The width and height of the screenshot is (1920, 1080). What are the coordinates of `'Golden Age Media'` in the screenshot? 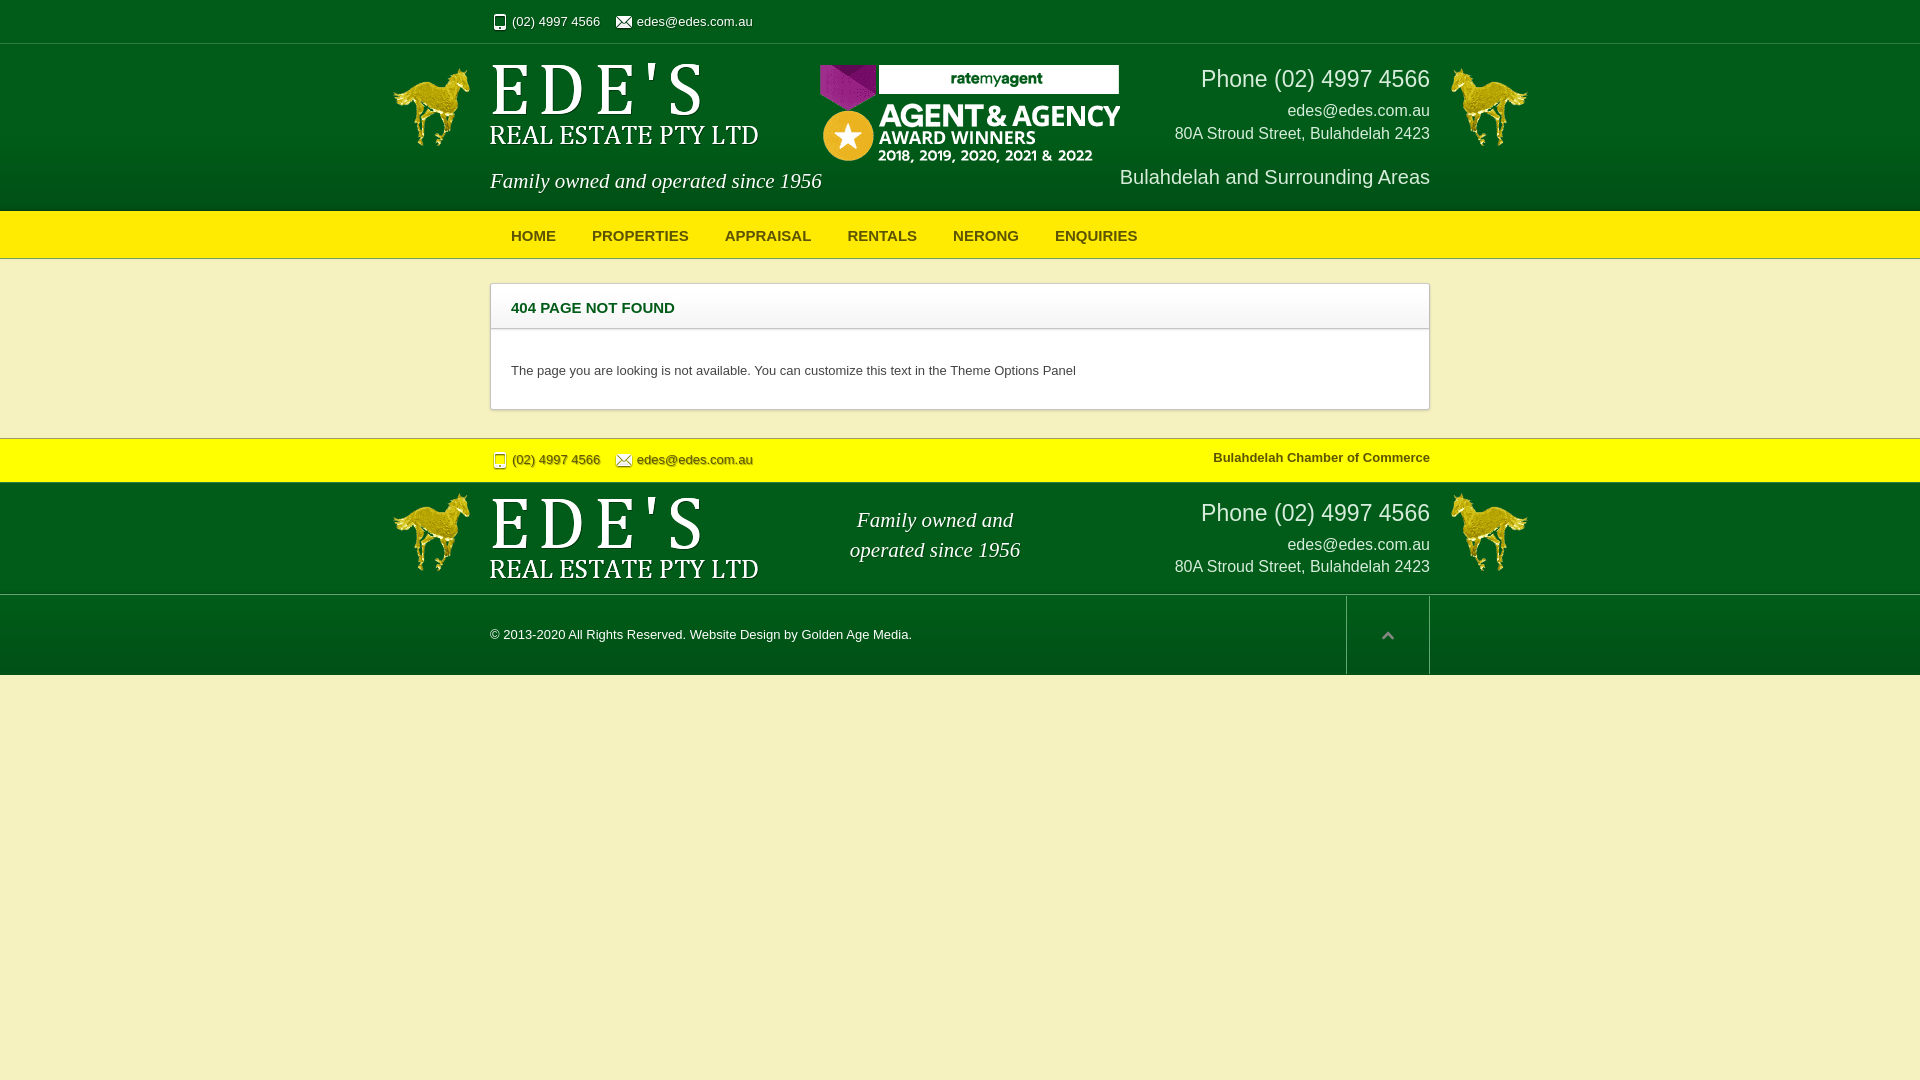 It's located at (854, 634).